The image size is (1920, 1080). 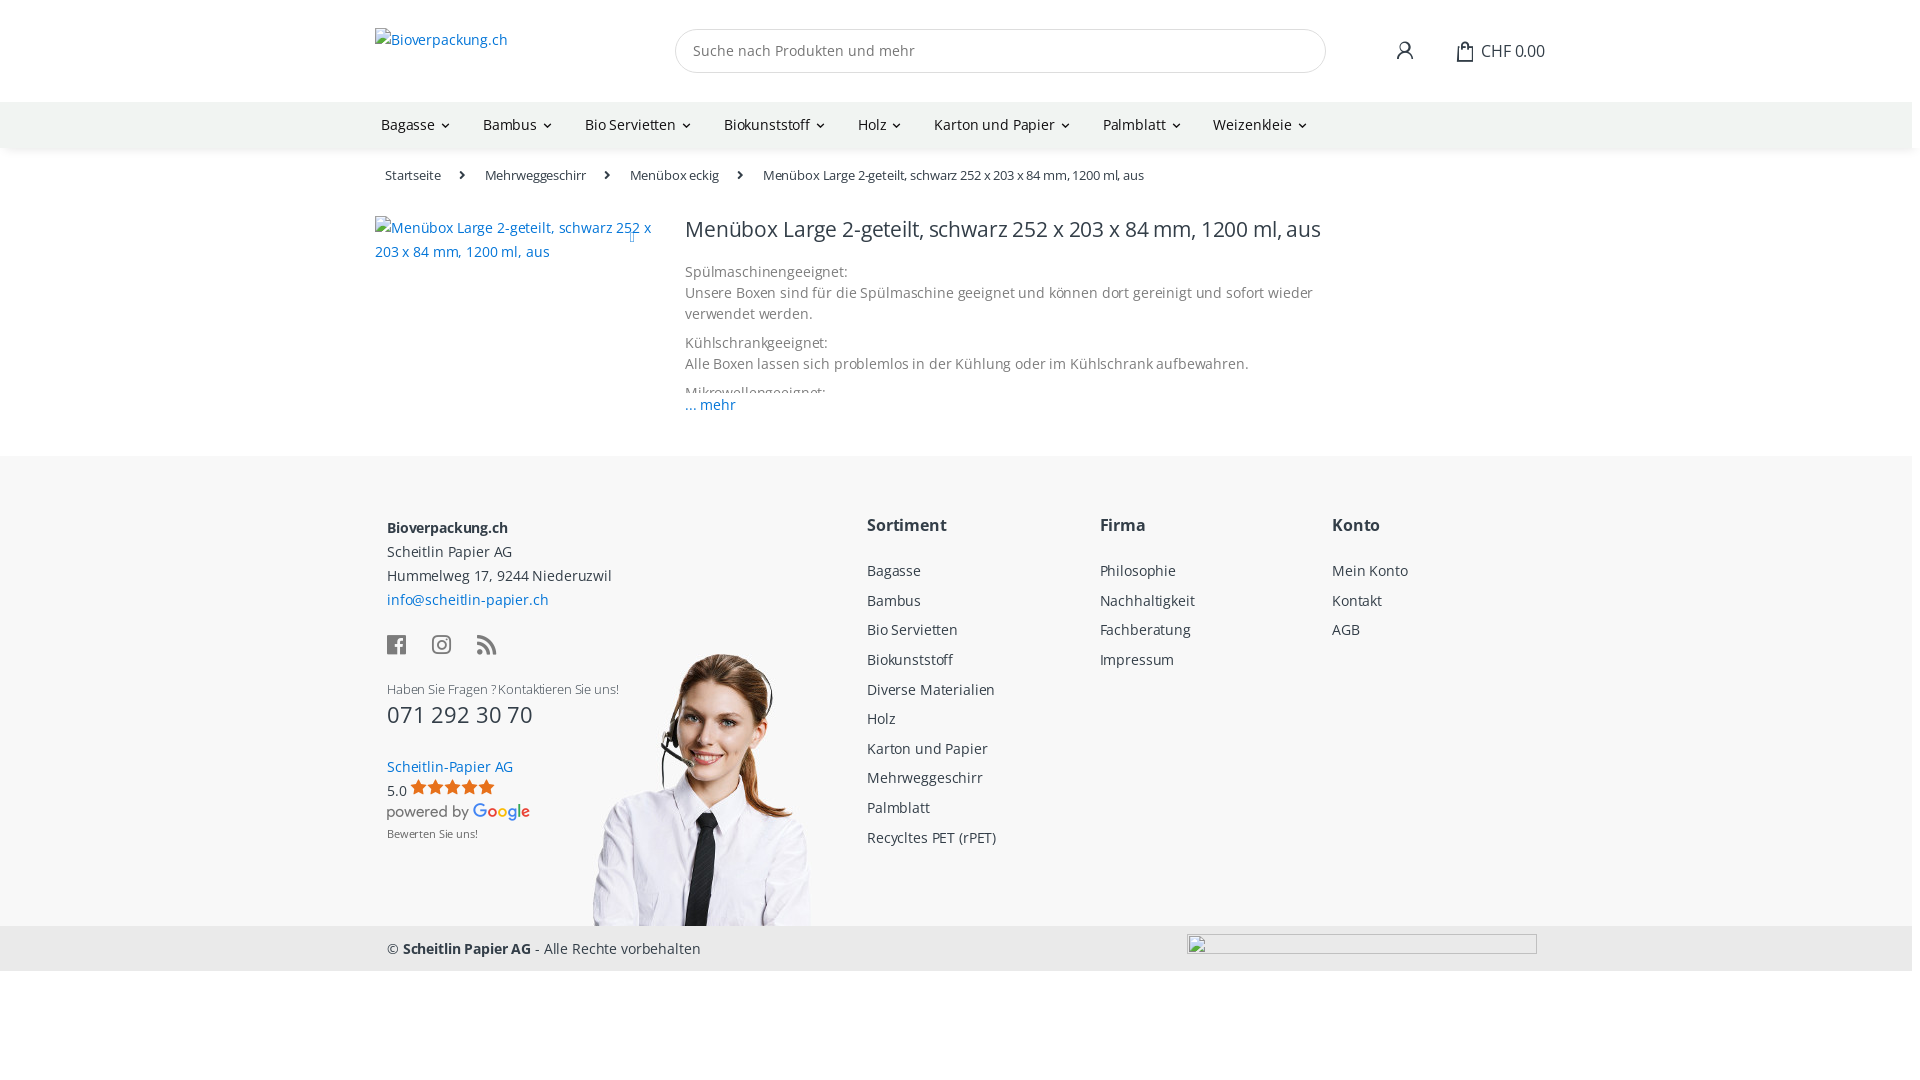 What do you see at coordinates (867, 659) in the screenshot?
I see `'Biokunststoff'` at bounding box center [867, 659].